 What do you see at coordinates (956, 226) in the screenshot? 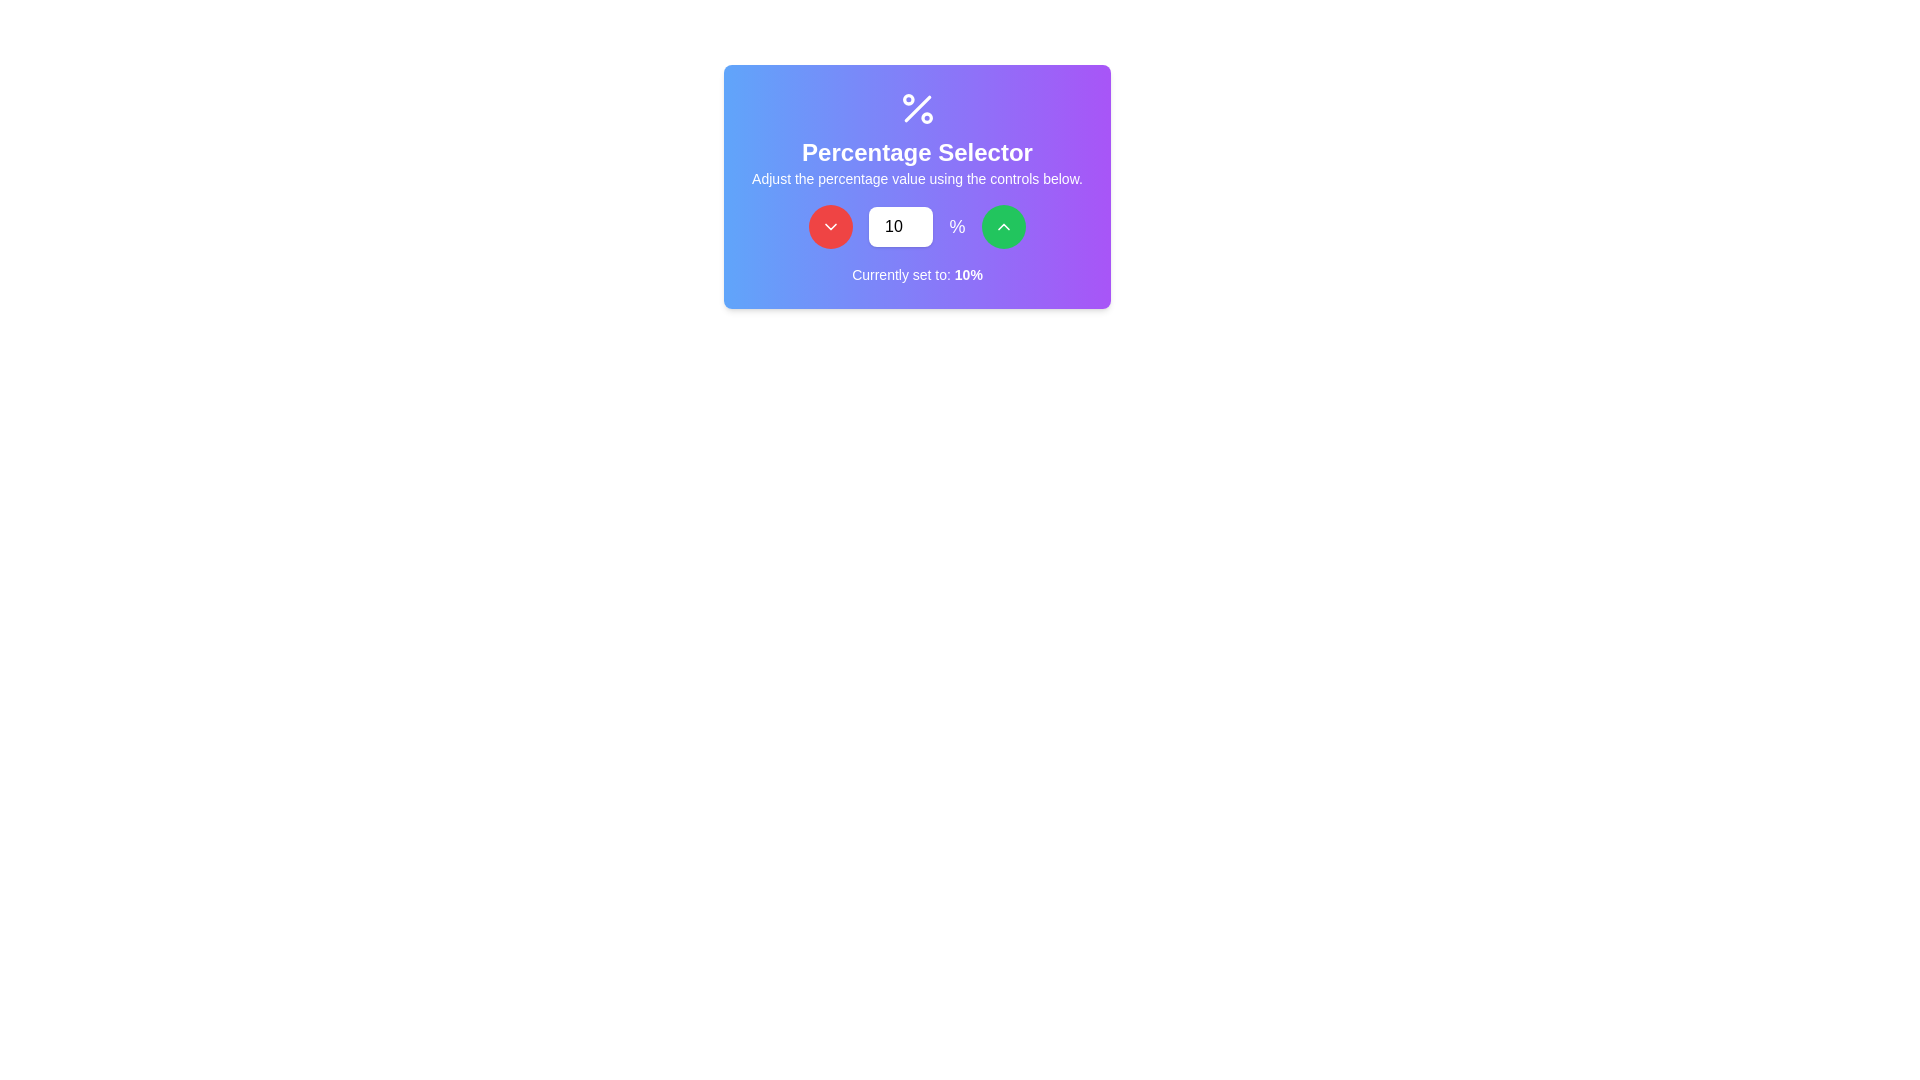
I see `the percentage unit label, which is represented by the '%' symbol and is prominently styled with a white color and larger font size, located to the right of a numeric input box and to the left of a green button with an upward arrow` at bounding box center [956, 226].